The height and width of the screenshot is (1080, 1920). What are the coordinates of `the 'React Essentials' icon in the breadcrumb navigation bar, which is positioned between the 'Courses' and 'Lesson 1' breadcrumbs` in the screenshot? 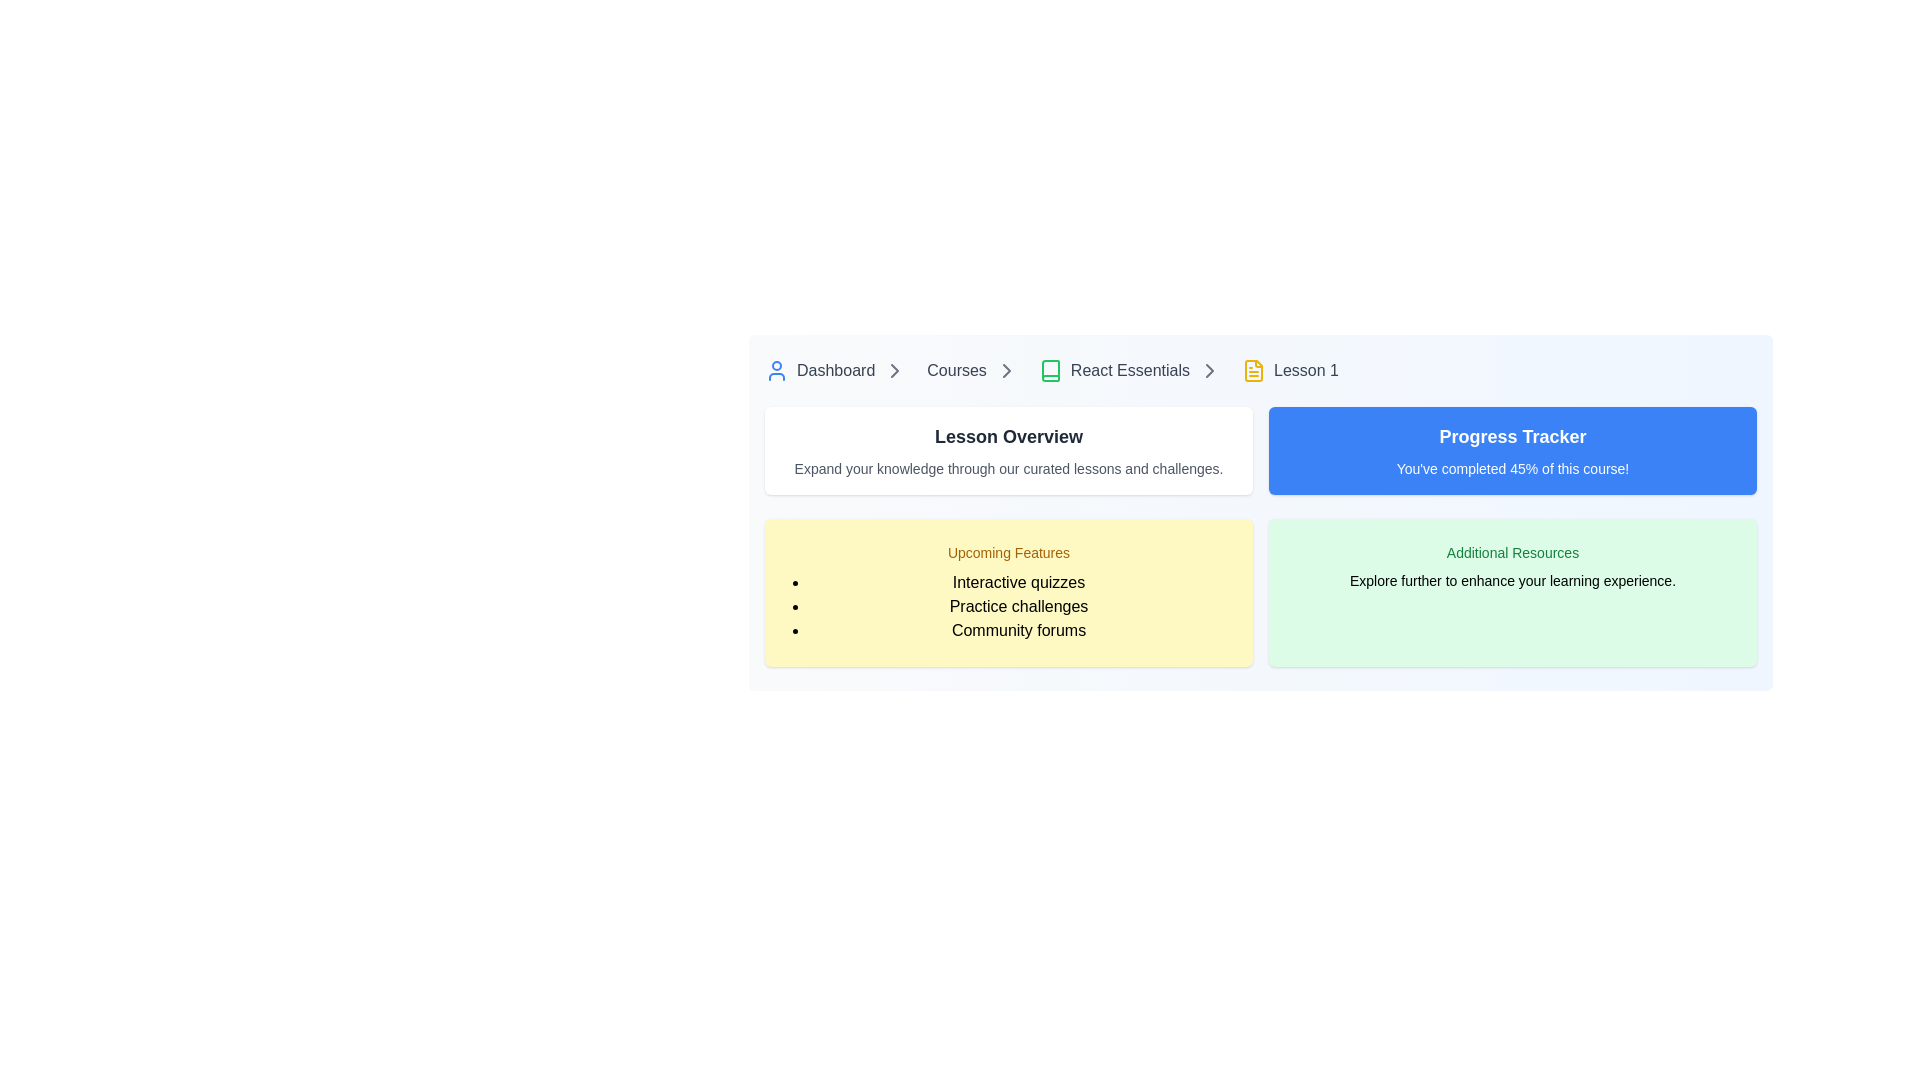 It's located at (1049, 370).